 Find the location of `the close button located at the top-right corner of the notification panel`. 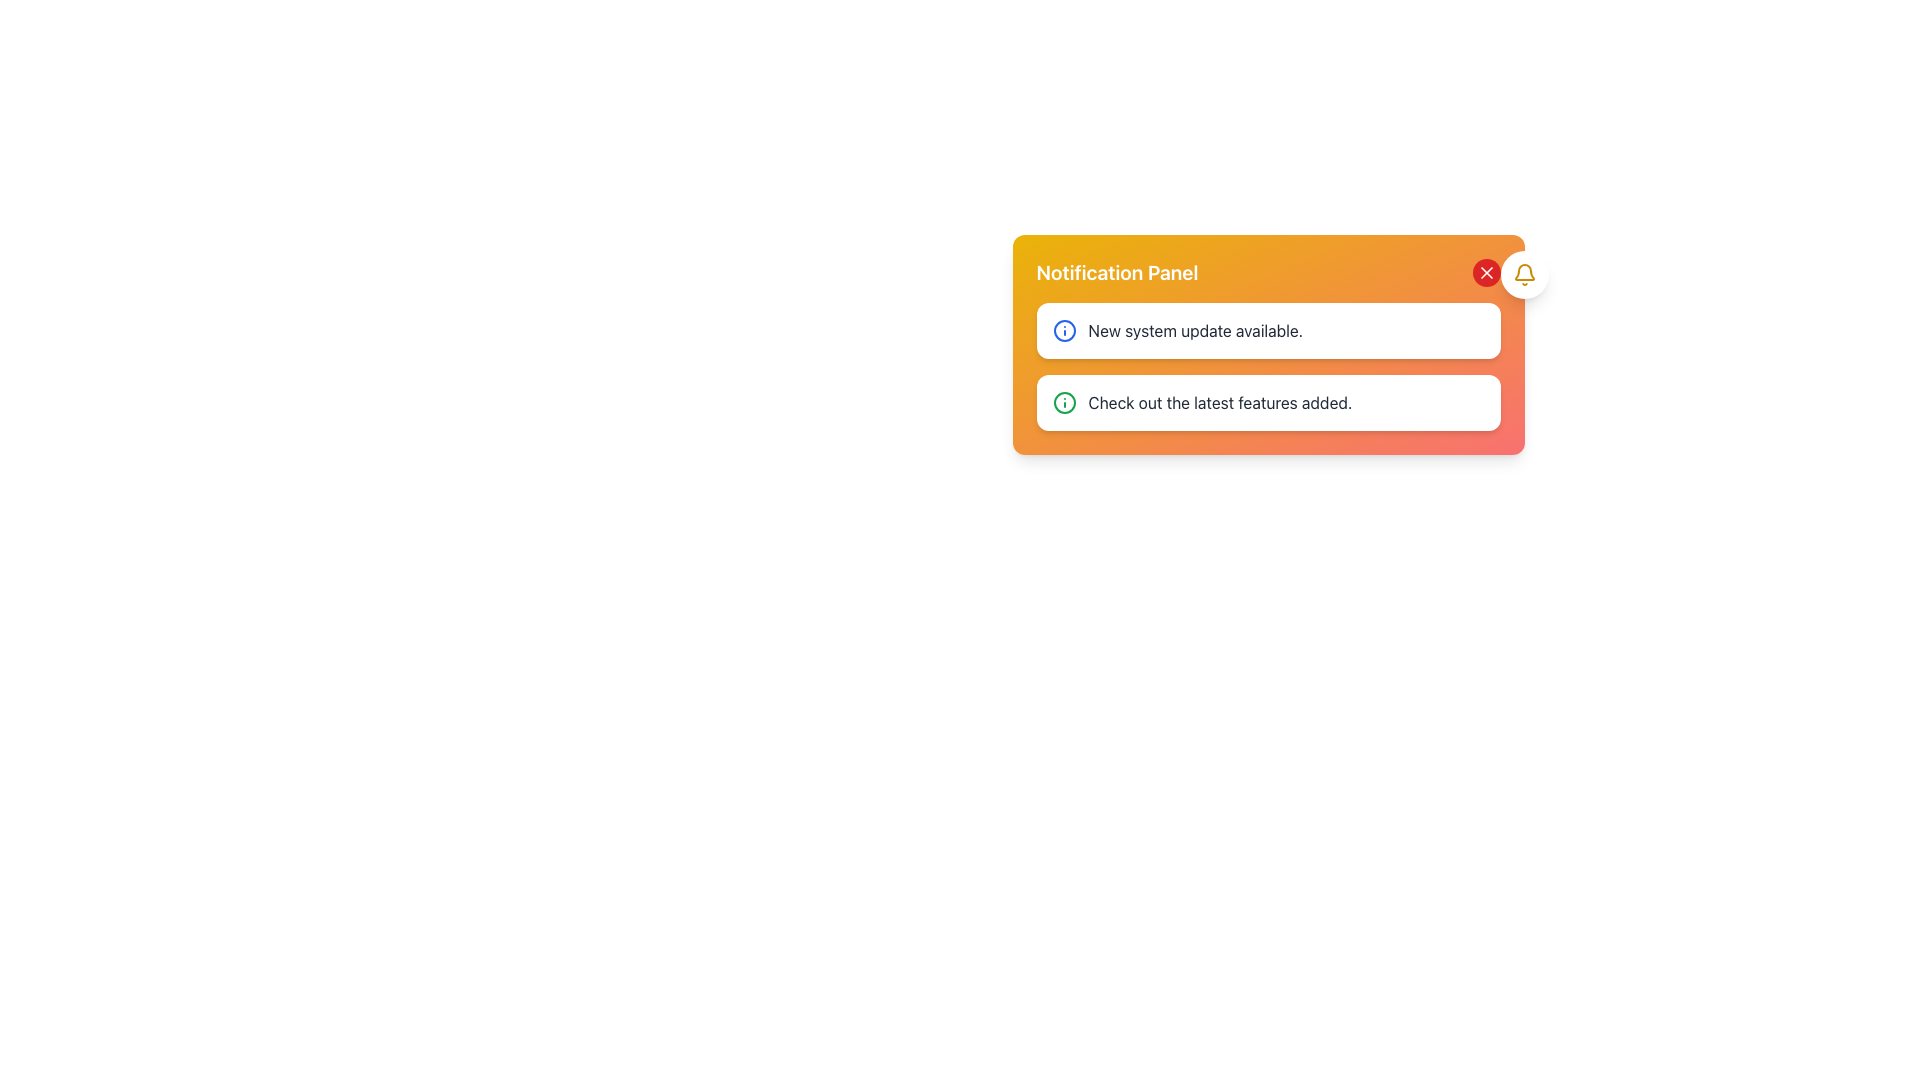

the close button located at the top-right corner of the notification panel is located at coordinates (1486, 273).